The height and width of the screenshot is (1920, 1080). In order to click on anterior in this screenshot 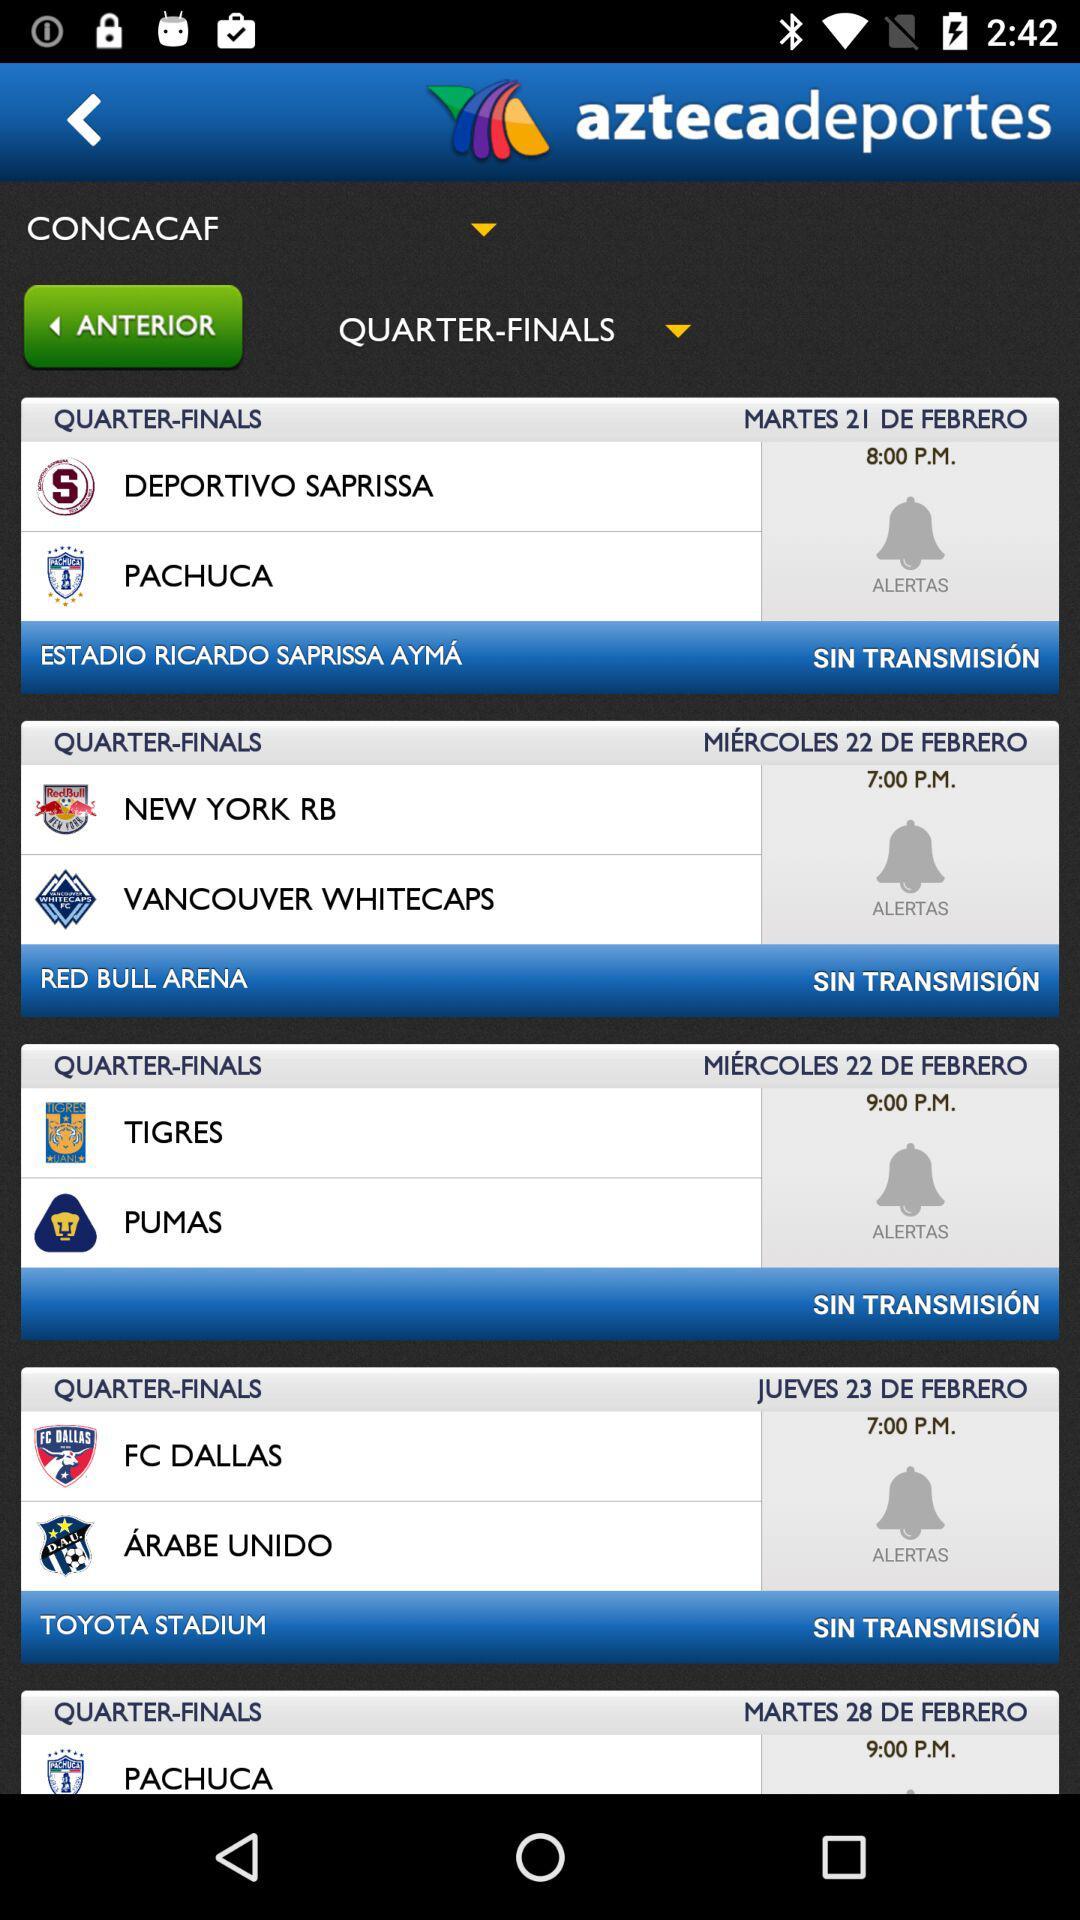, I will do `click(122, 329)`.